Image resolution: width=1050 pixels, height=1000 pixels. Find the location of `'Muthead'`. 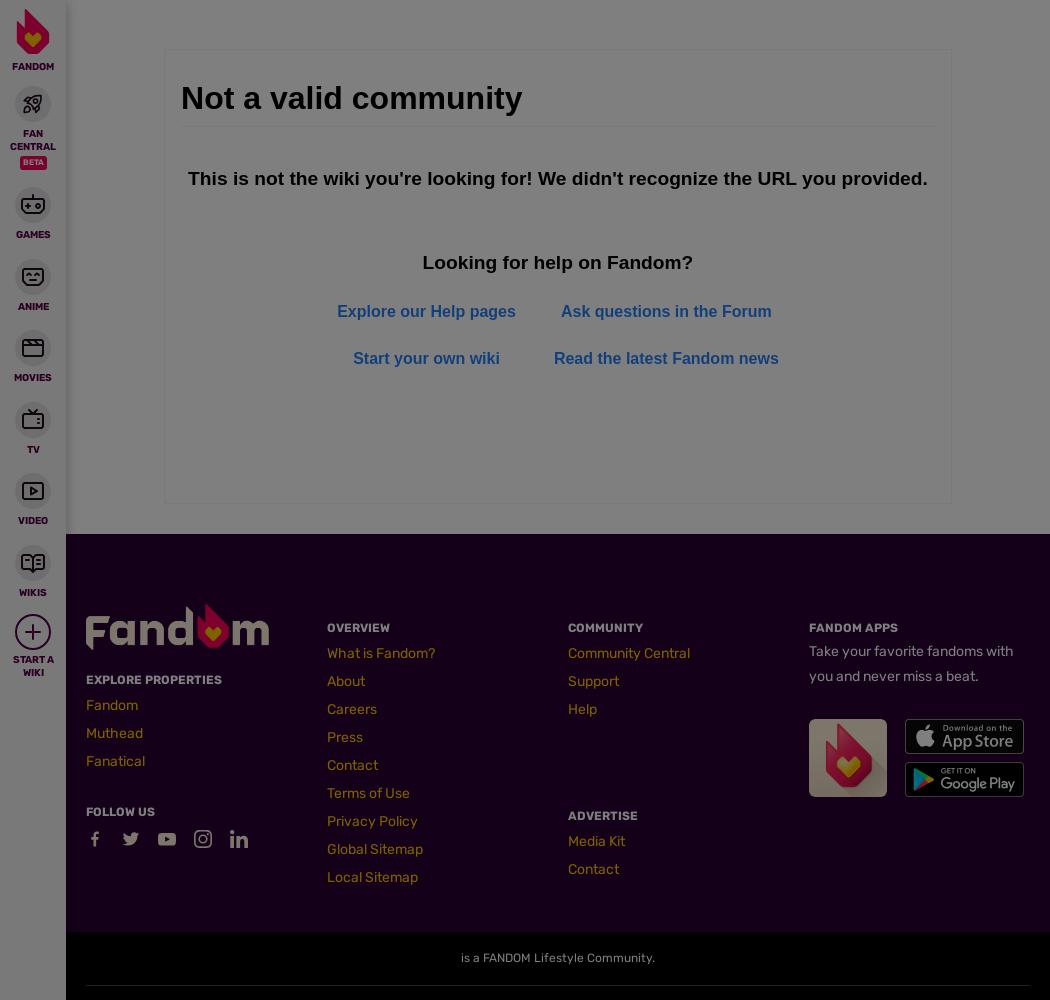

'Muthead' is located at coordinates (113, 732).